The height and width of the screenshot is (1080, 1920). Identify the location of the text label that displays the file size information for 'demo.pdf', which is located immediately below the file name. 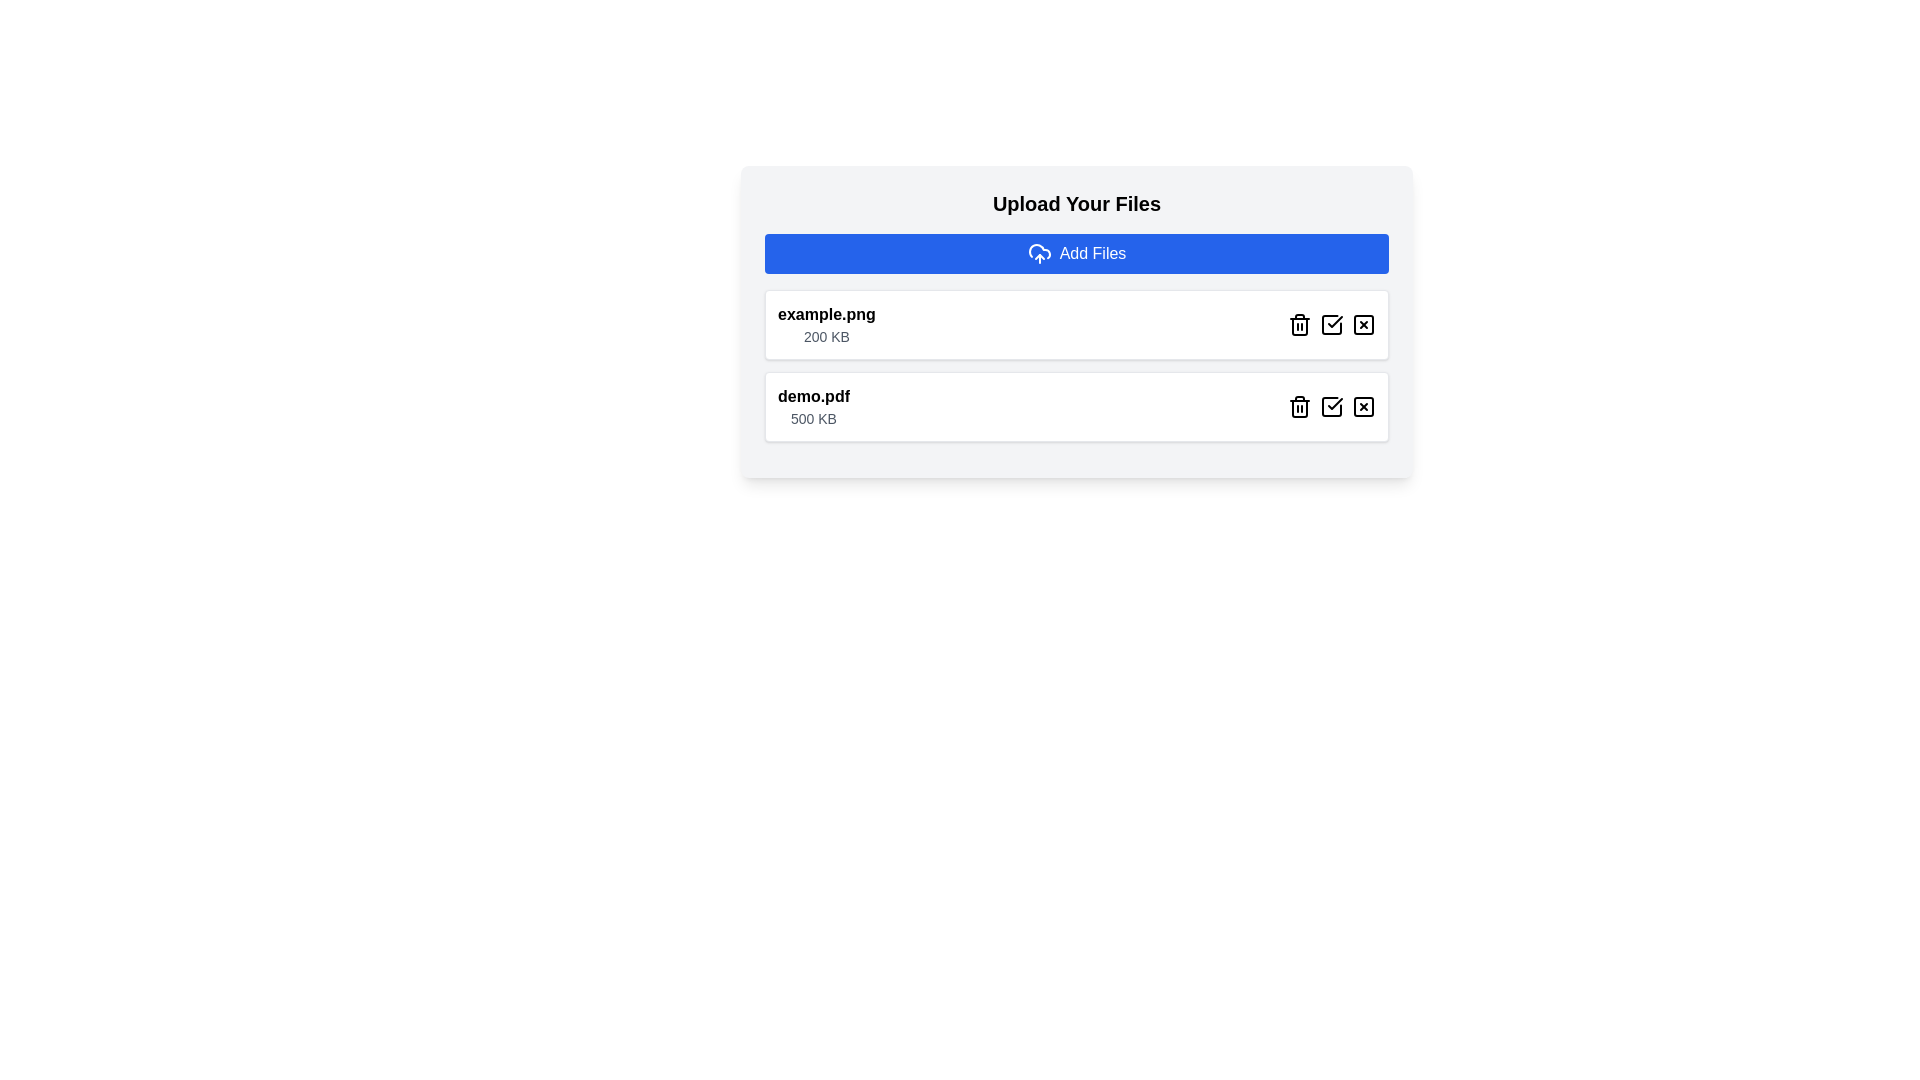
(814, 418).